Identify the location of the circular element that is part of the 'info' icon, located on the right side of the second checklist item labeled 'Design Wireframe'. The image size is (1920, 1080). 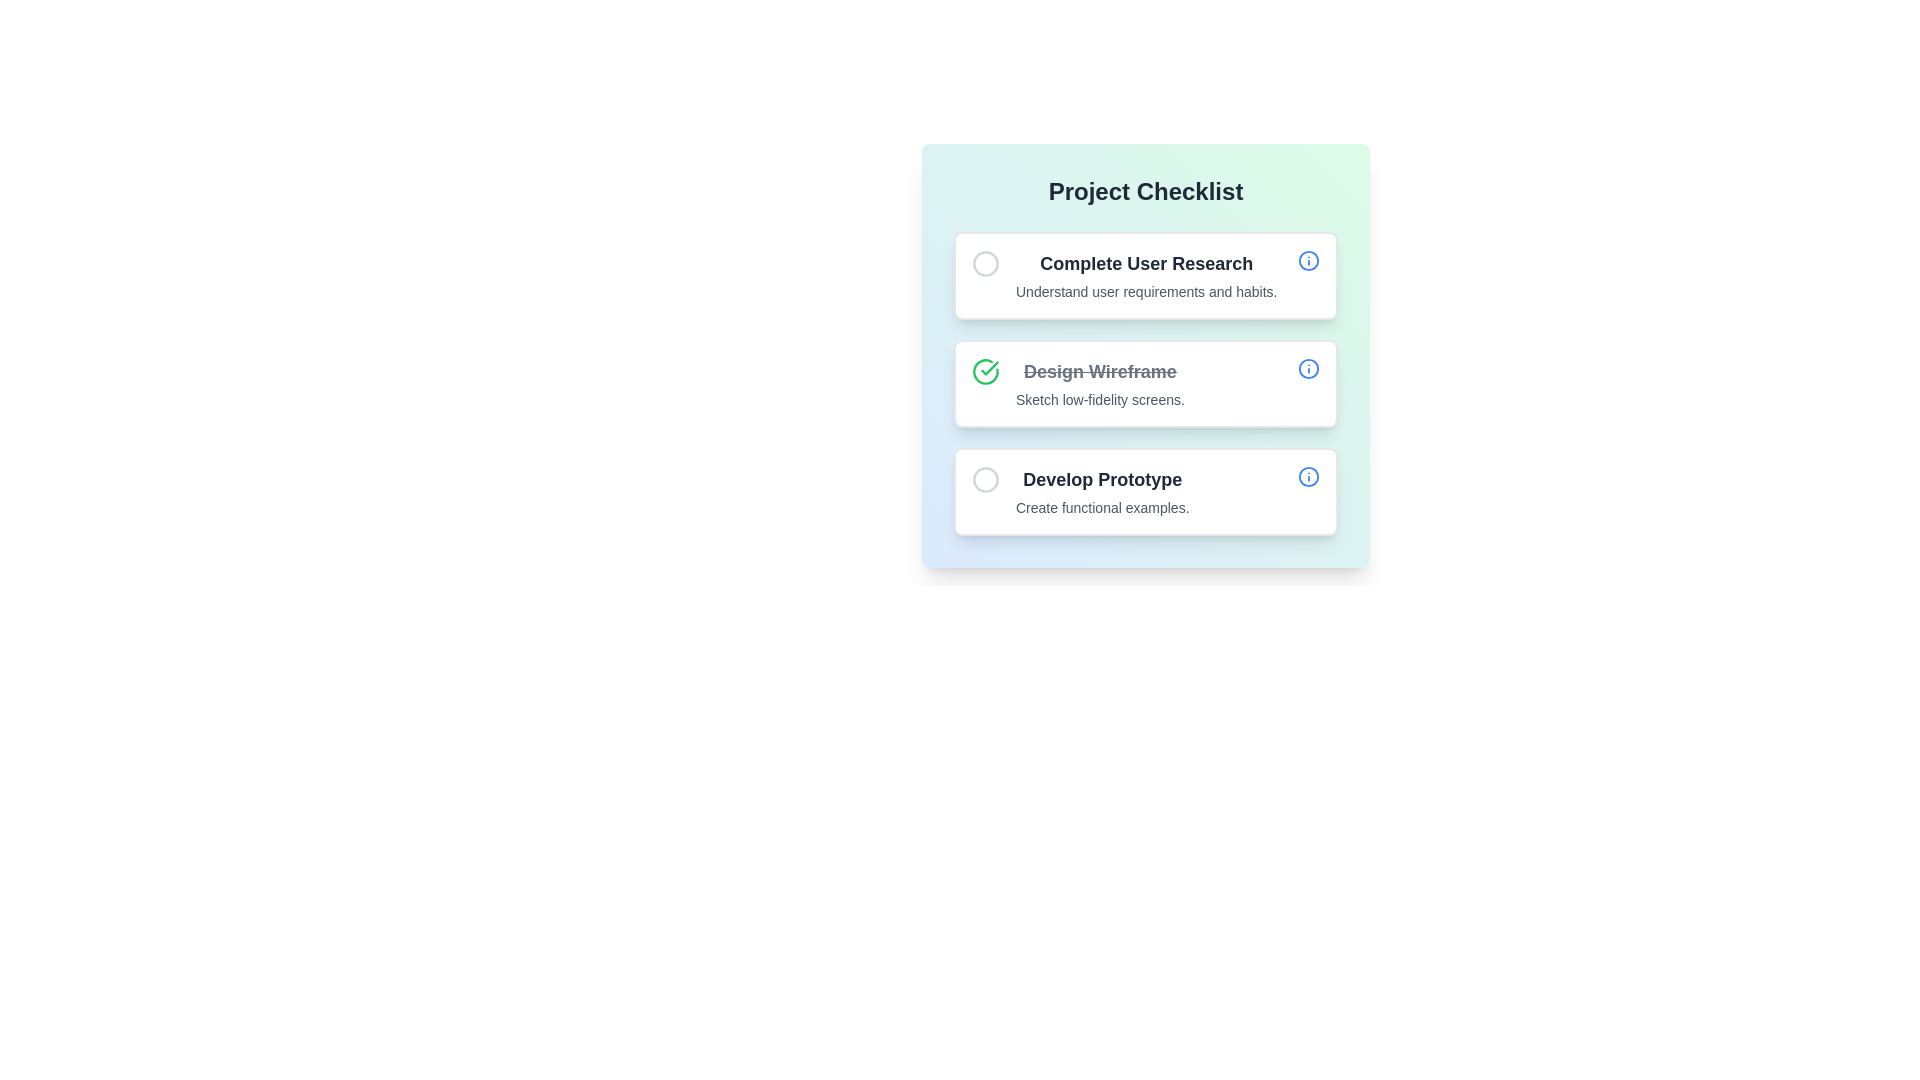
(1309, 369).